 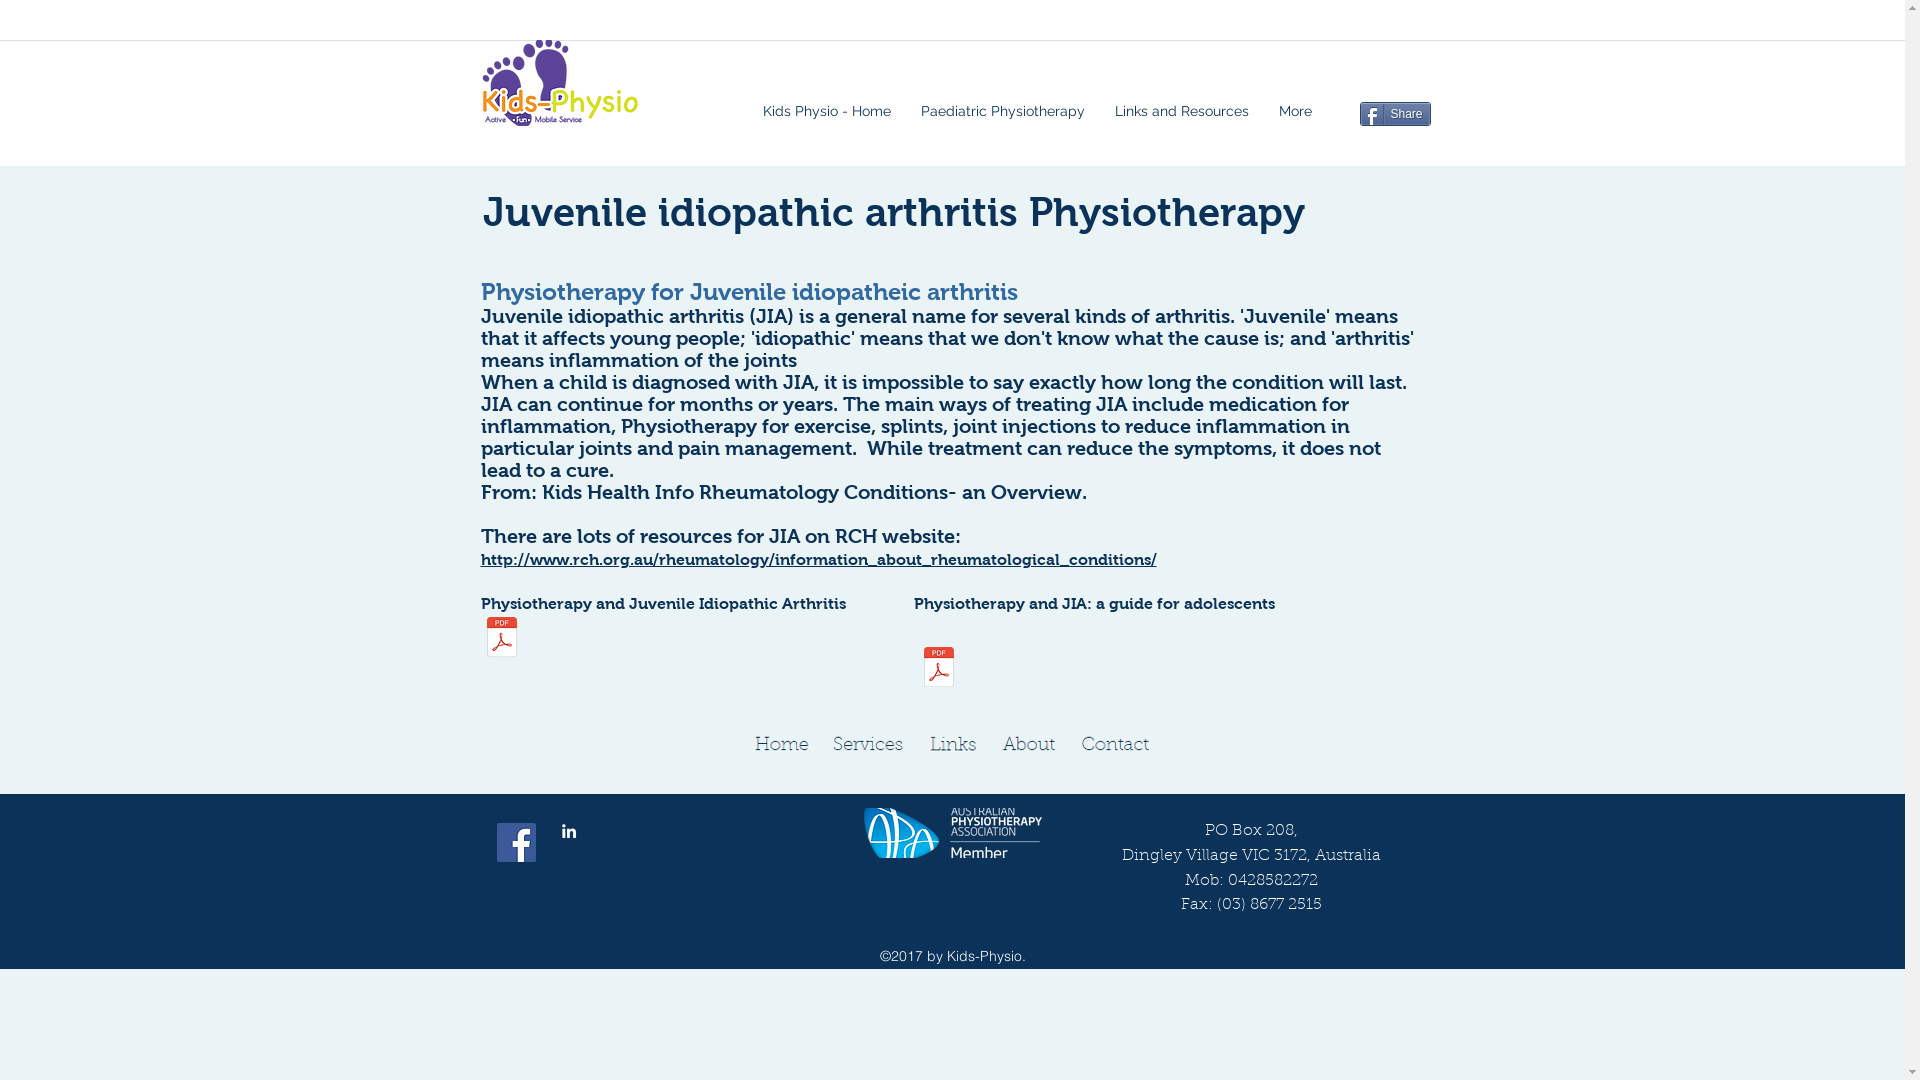 I want to click on 'Member APA National Paediatric Group', so click(x=952, y=833).